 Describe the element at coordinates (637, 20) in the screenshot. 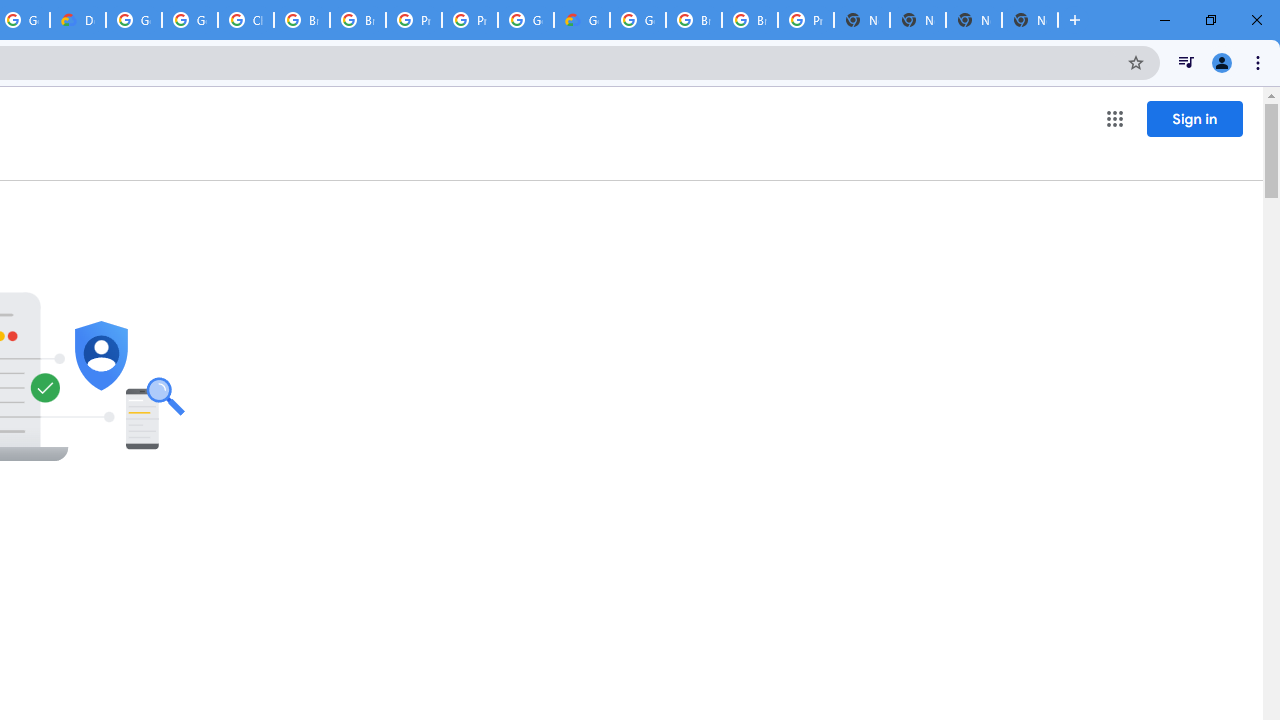

I see `'Google Cloud Platform'` at that location.